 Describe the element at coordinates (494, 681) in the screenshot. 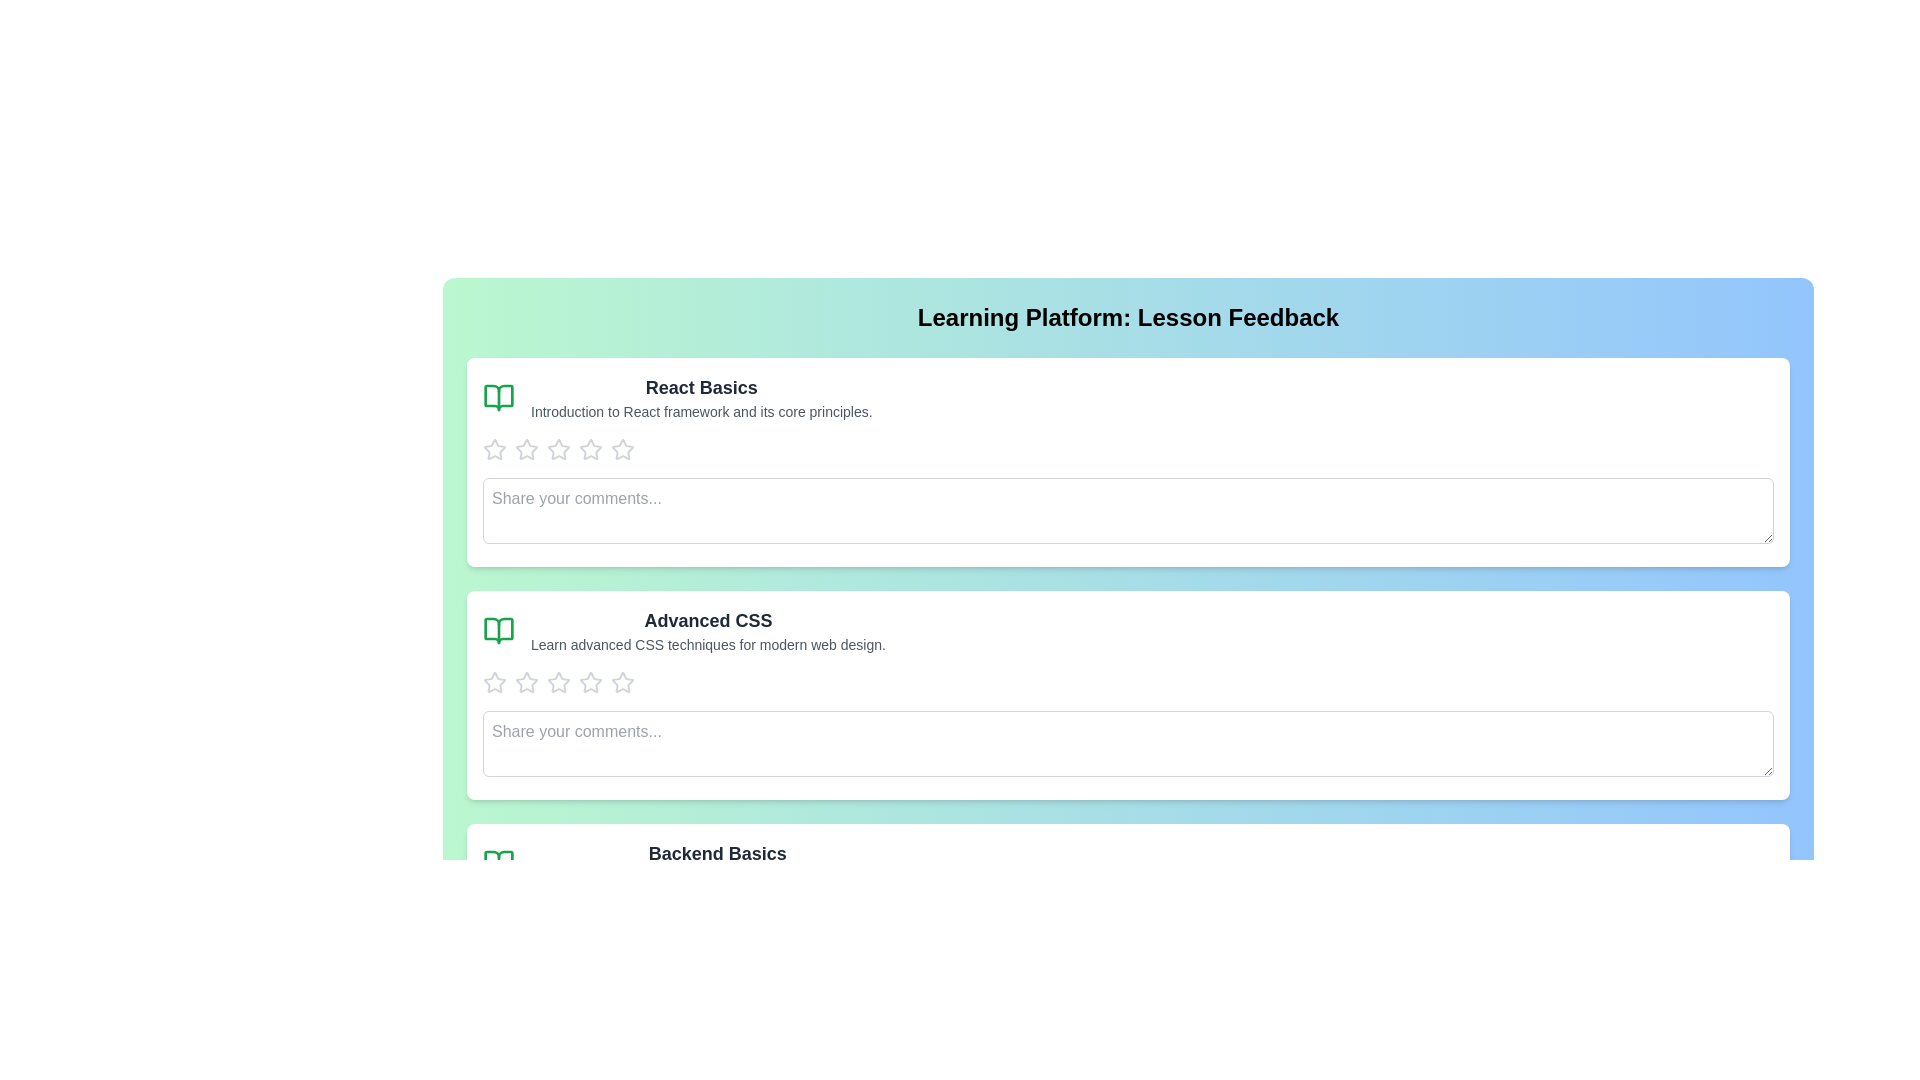

I see `the third star icon from the left in the rating system under the 'Advanced CSS' section to rate it` at that location.